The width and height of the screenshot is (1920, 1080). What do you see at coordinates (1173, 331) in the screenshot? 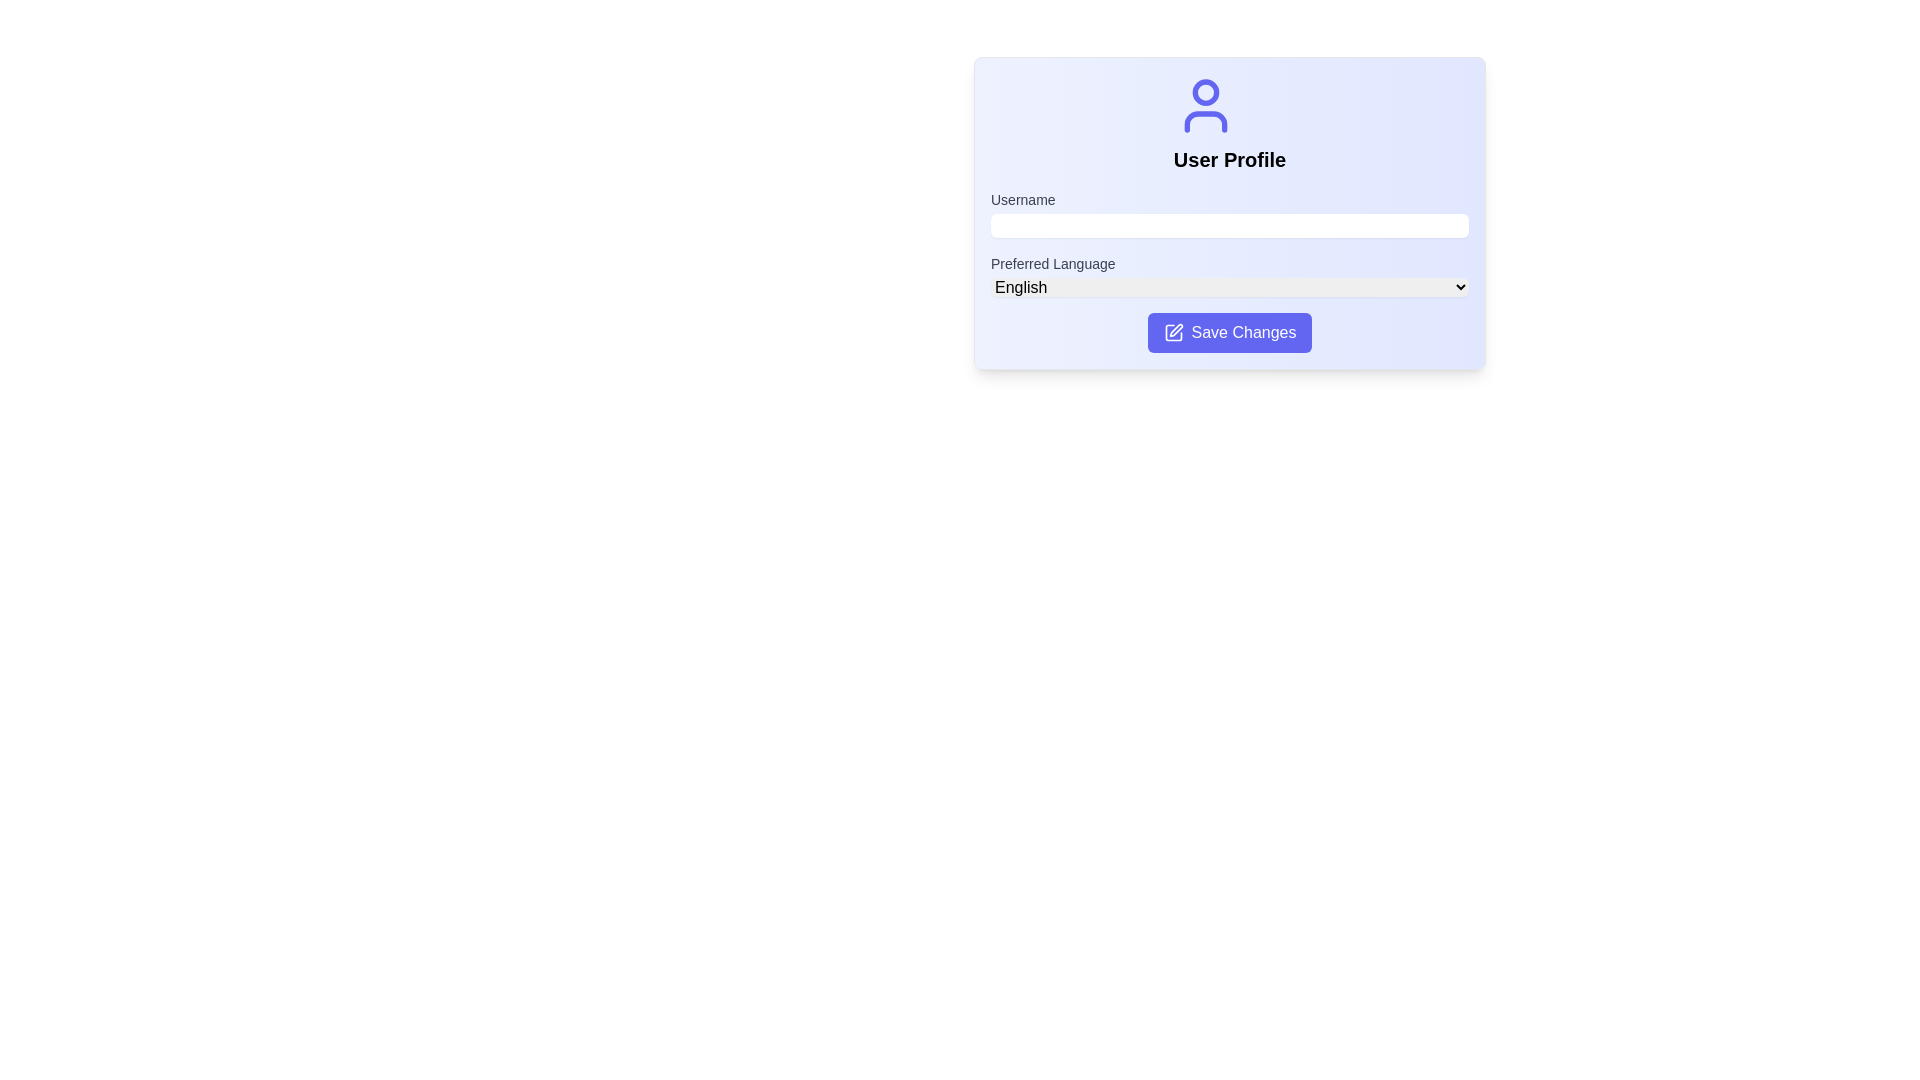
I see `the square icon with a pen inside the 'Save Changes' button located at the bottom of the profile form` at bounding box center [1173, 331].